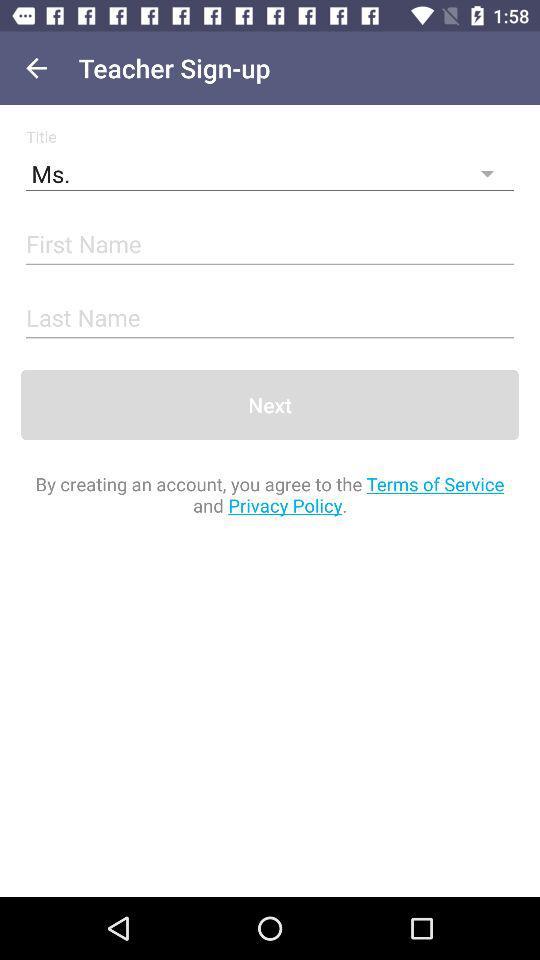 This screenshot has width=540, height=960. What do you see at coordinates (270, 319) in the screenshot?
I see `name column` at bounding box center [270, 319].